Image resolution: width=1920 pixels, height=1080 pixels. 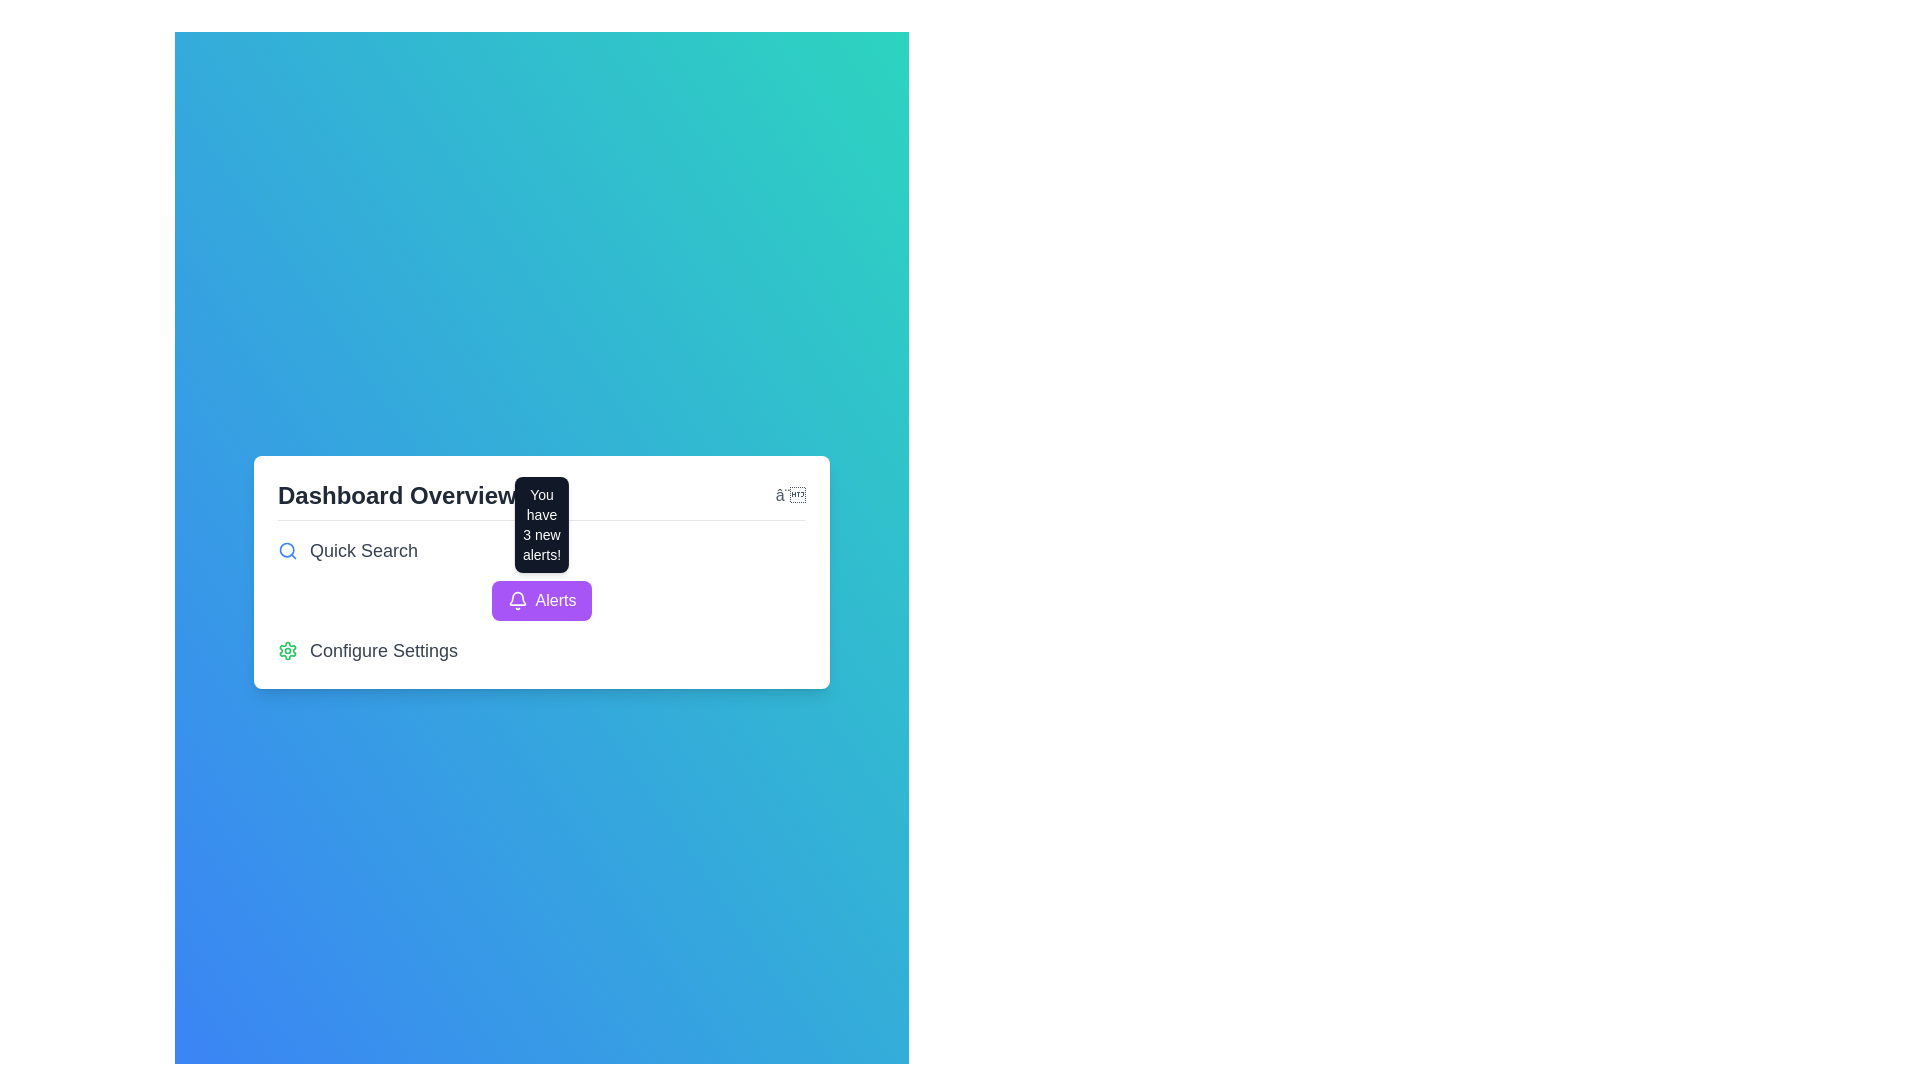 I want to click on the bold, large-sized text label reading 'Dashboard Overview', which is styled with dark gray coloring and positioned prominently at the top of the section, to the left of the header-like structure, so click(x=397, y=495).